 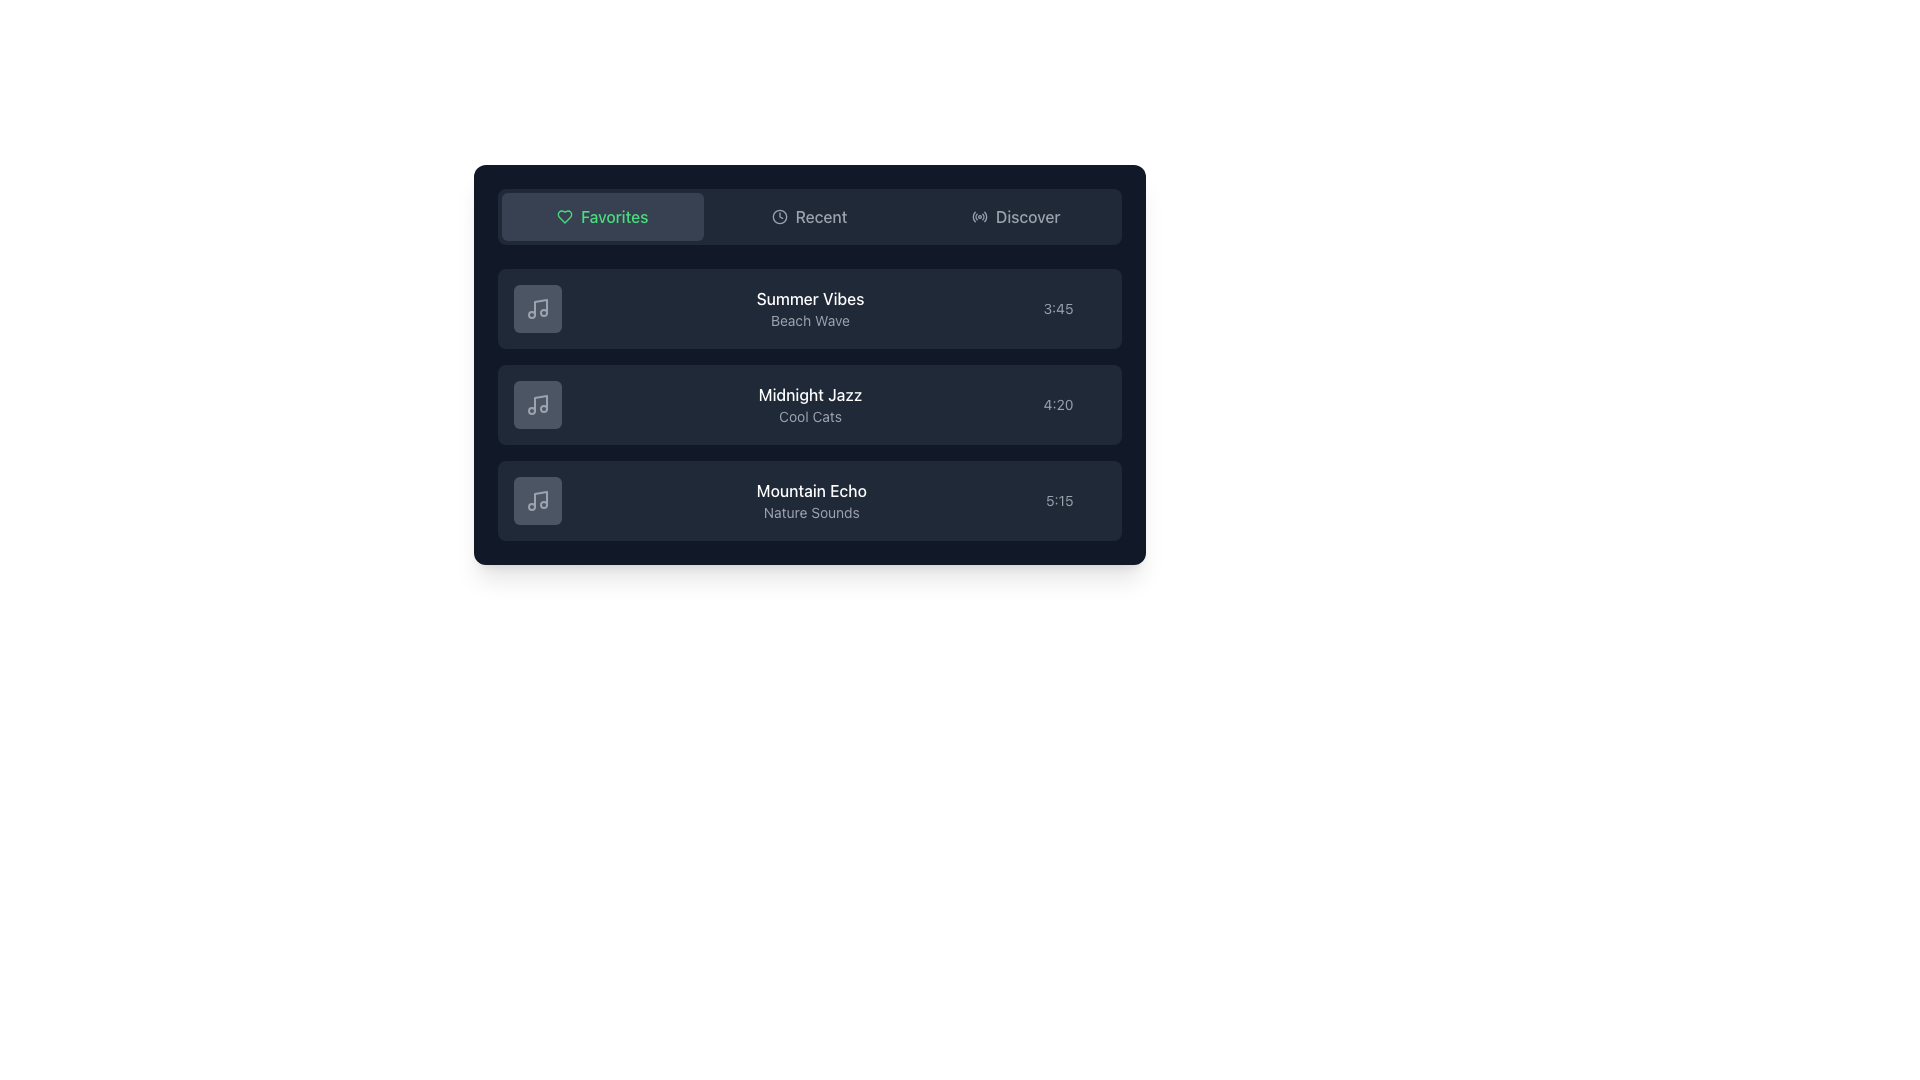 What do you see at coordinates (1016, 216) in the screenshot?
I see `the 'Discover' button, which is the third button in the navigation bar` at bounding box center [1016, 216].